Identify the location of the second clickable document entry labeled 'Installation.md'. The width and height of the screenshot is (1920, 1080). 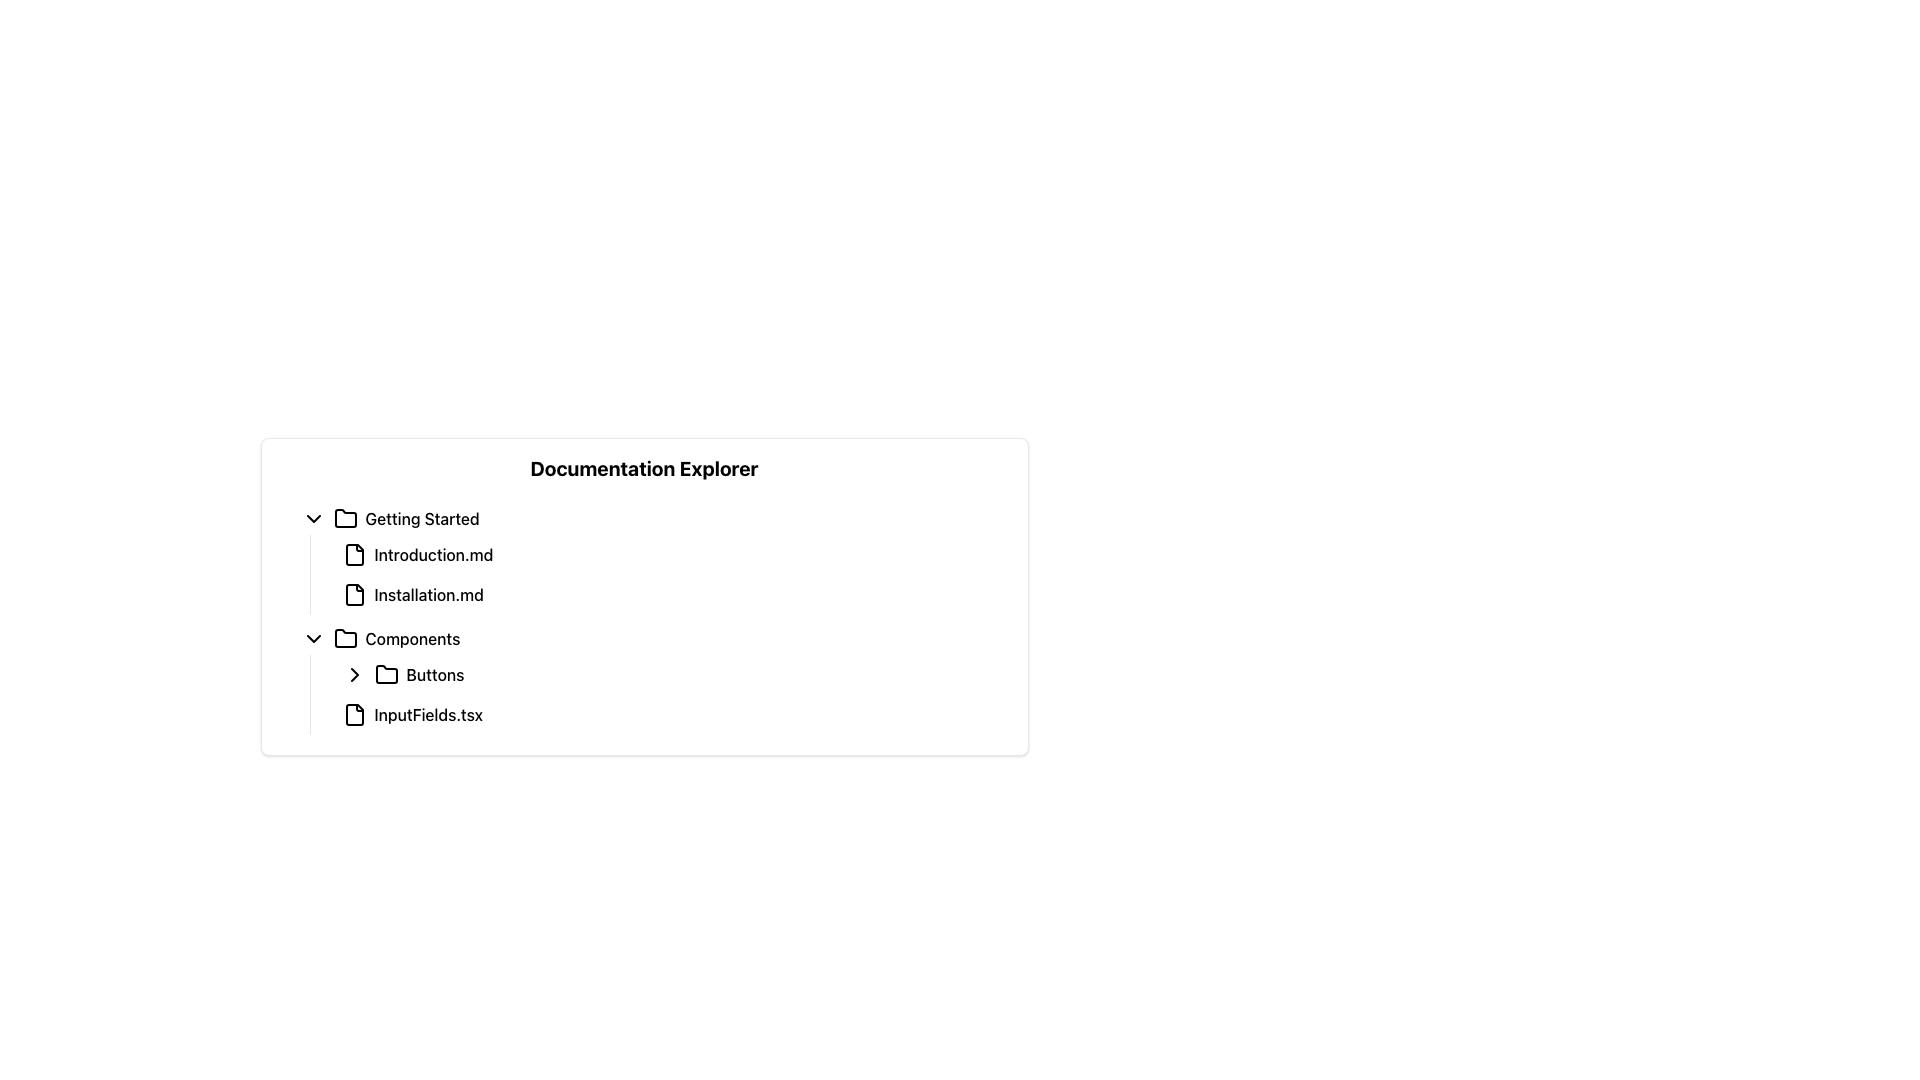
(672, 593).